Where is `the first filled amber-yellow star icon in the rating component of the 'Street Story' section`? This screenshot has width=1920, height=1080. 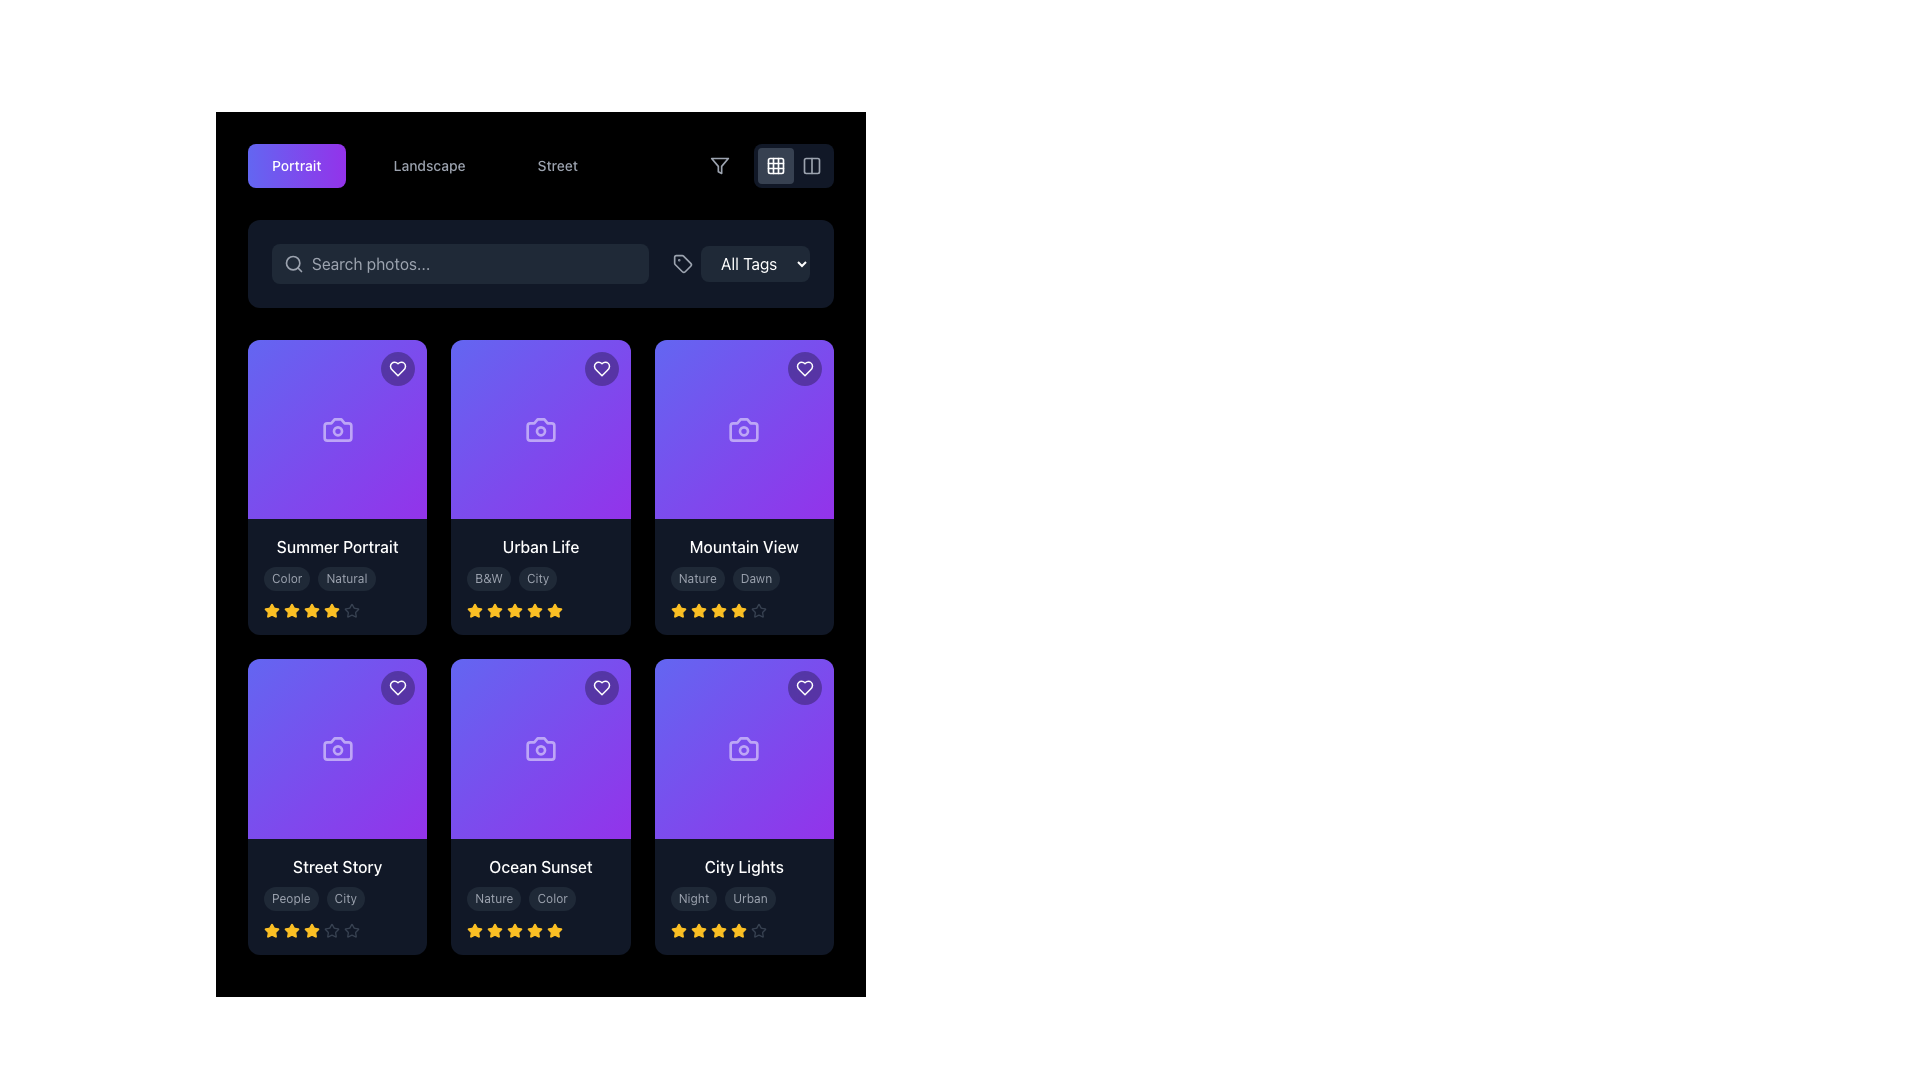 the first filled amber-yellow star icon in the rating component of the 'Street Story' section is located at coordinates (271, 929).